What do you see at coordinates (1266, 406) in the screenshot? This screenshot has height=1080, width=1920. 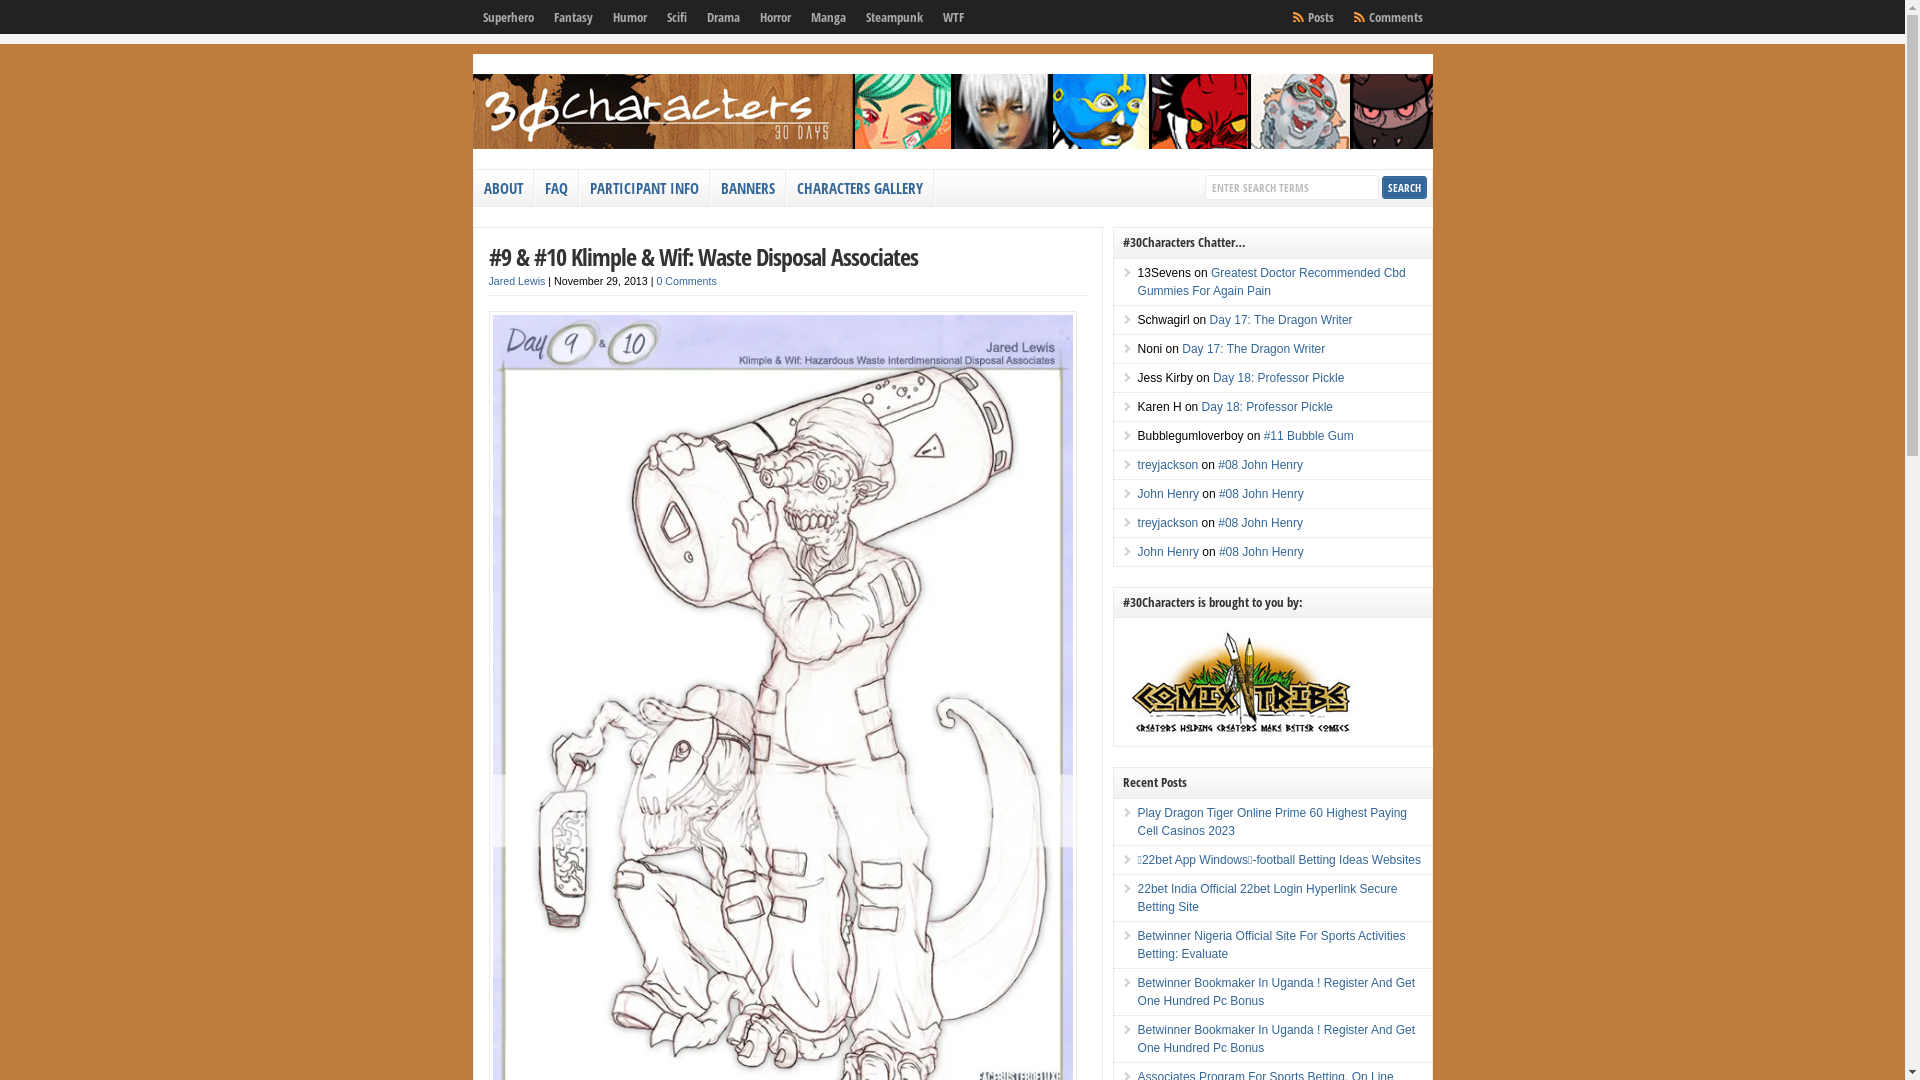 I see `'Day 18: Professor Pickle'` at bounding box center [1266, 406].